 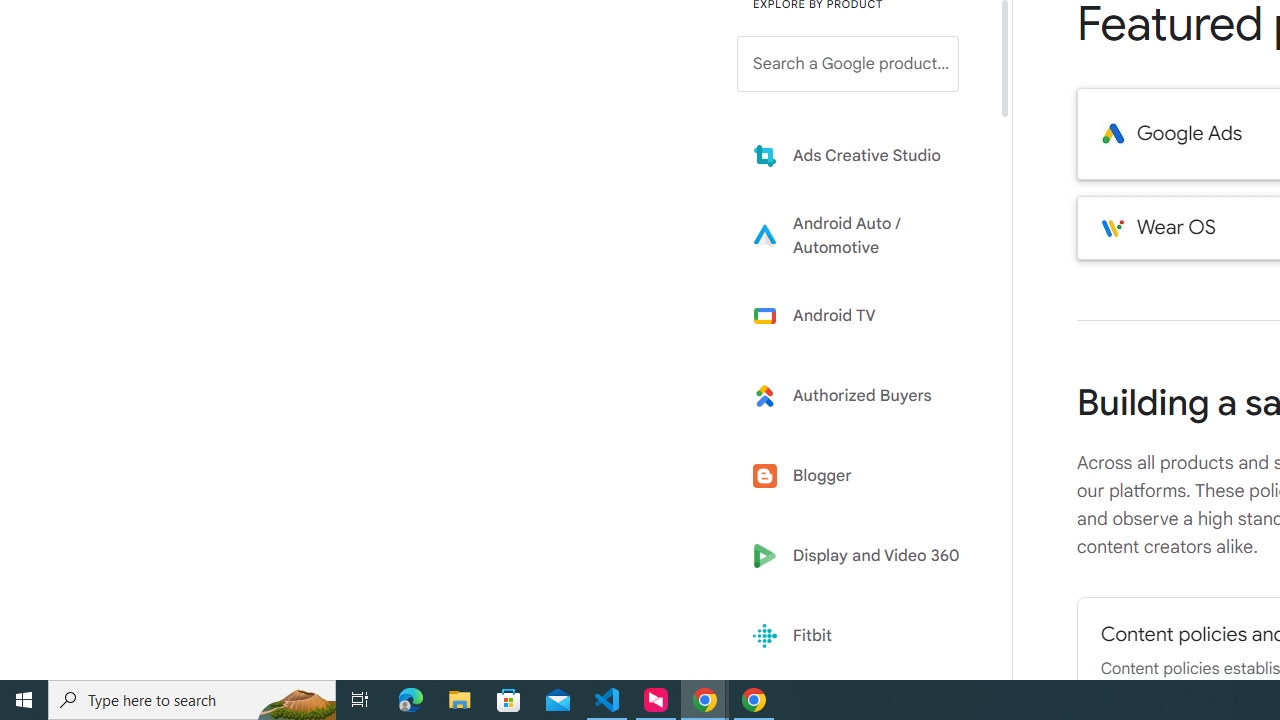 What do you see at coordinates (862, 636) in the screenshot?
I see `'Fitbit'` at bounding box center [862, 636].